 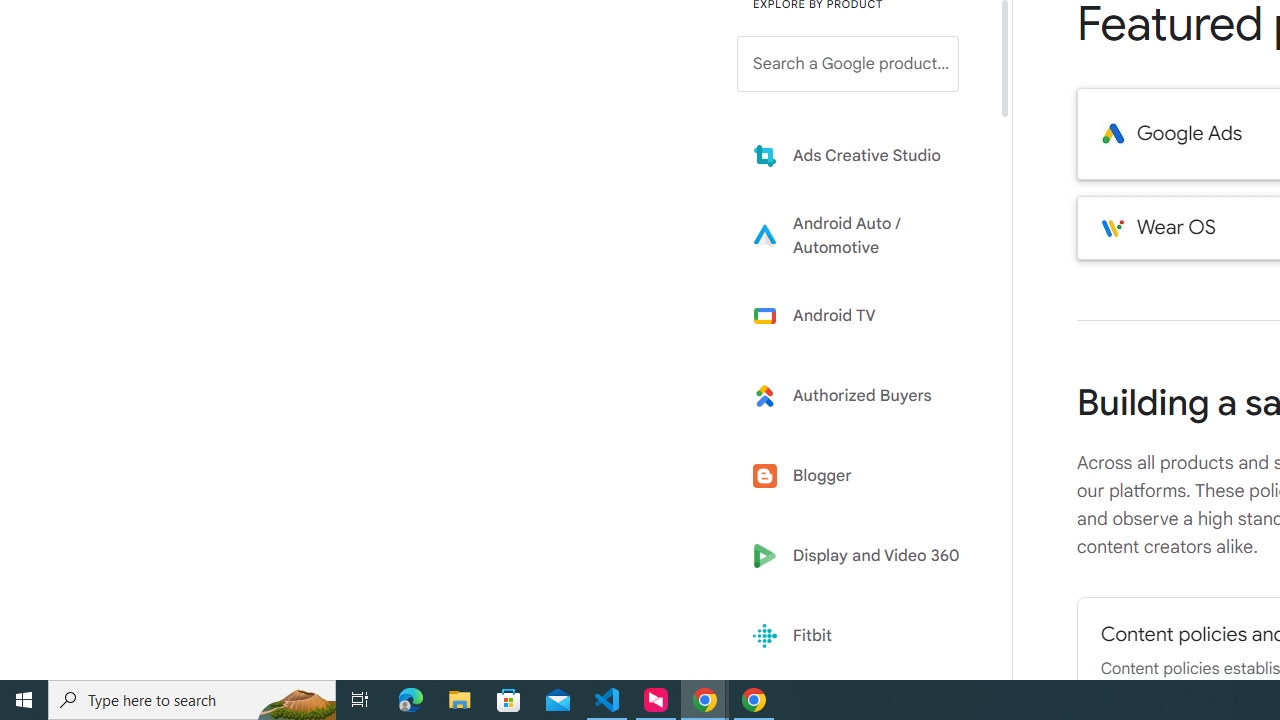 What do you see at coordinates (862, 636) in the screenshot?
I see `'Fitbit'` at bounding box center [862, 636].